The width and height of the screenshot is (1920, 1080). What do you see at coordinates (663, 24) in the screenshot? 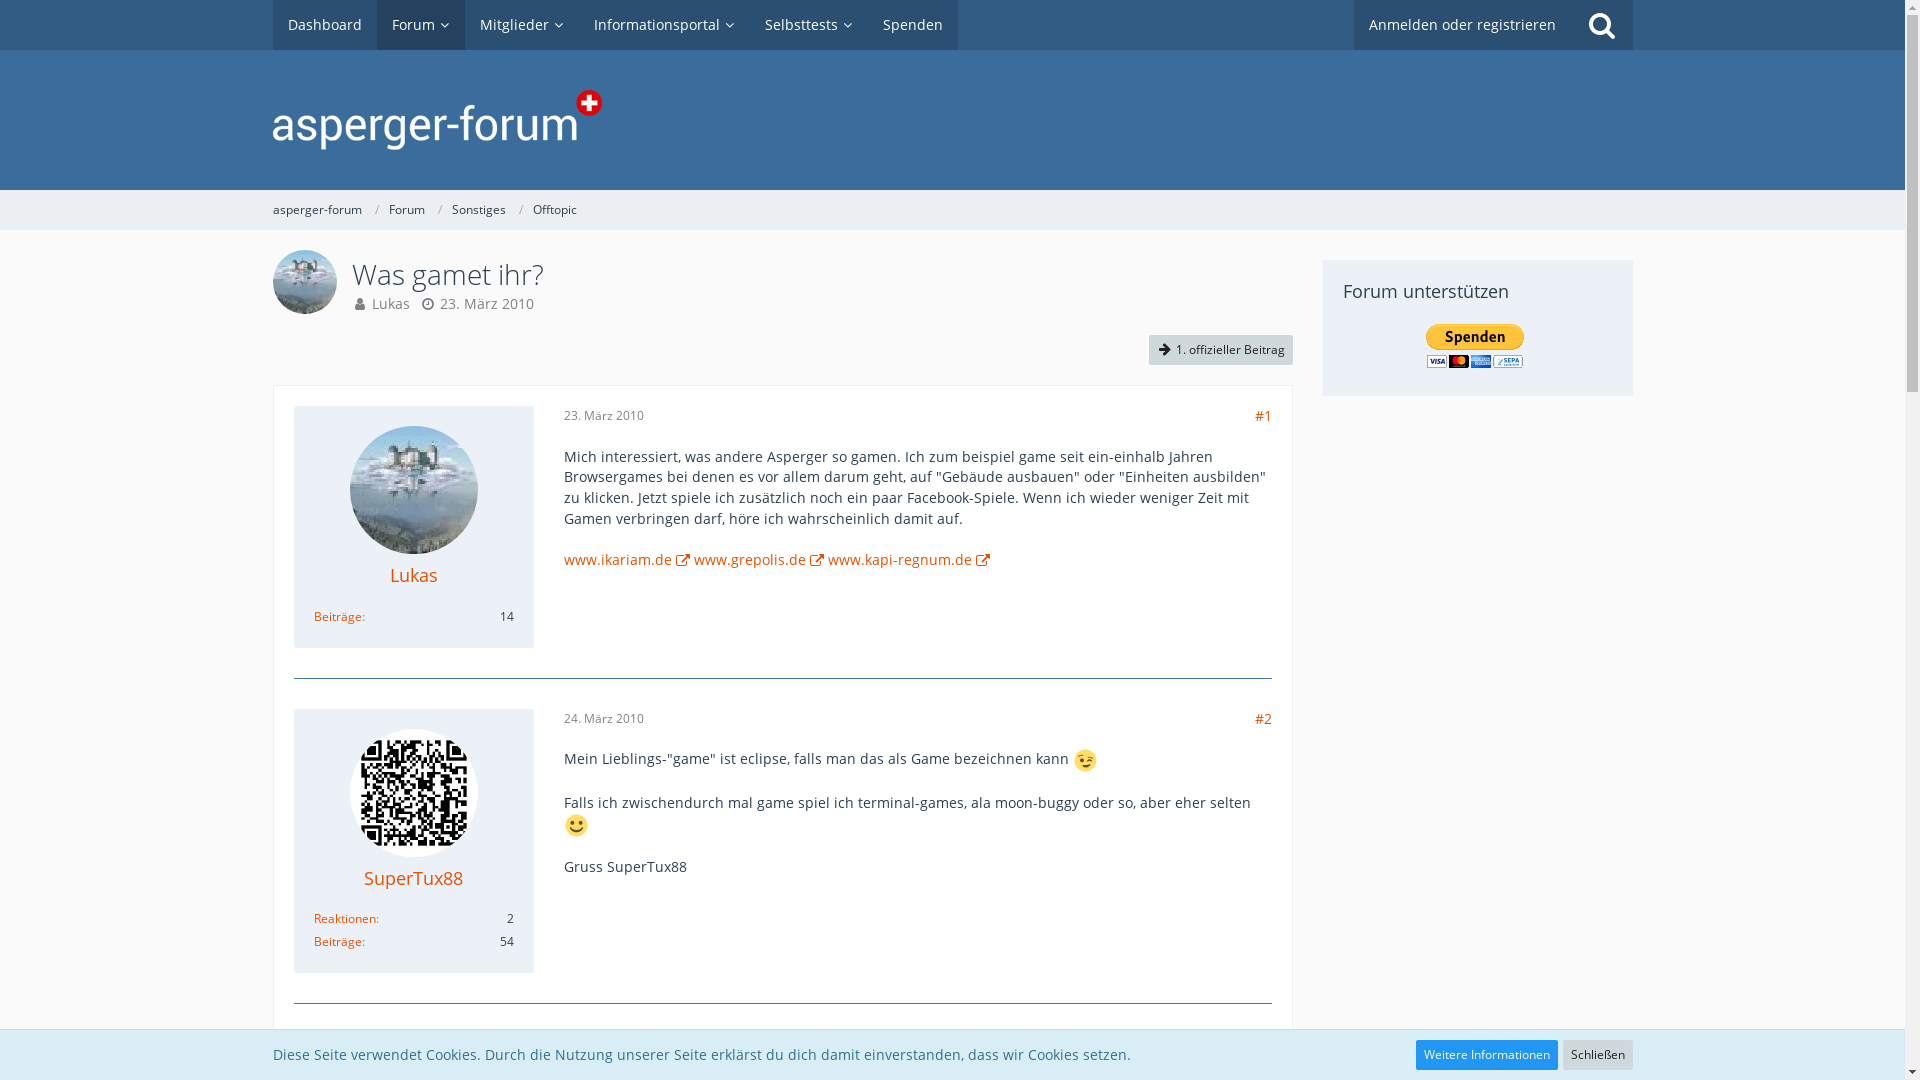
I see `'Informationsportal'` at bounding box center [663, 24].